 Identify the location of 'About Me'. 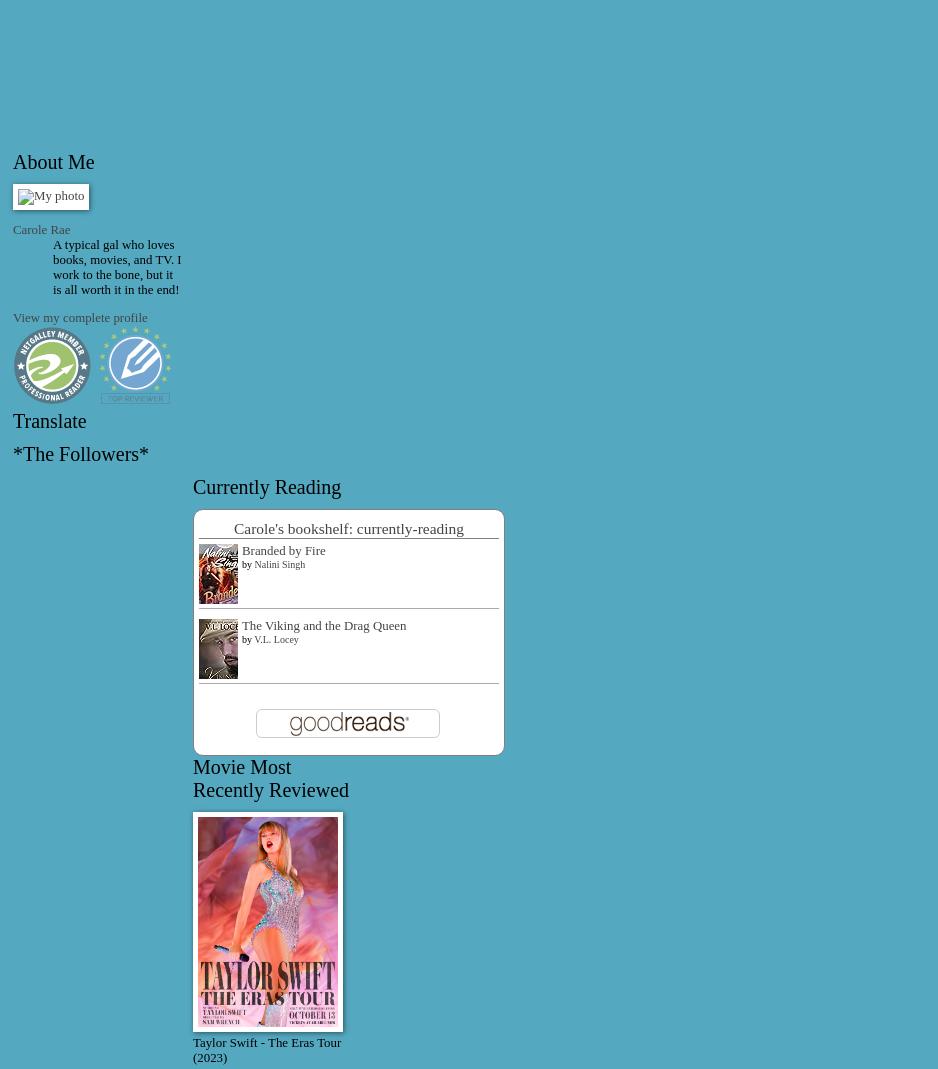
(52, 160).